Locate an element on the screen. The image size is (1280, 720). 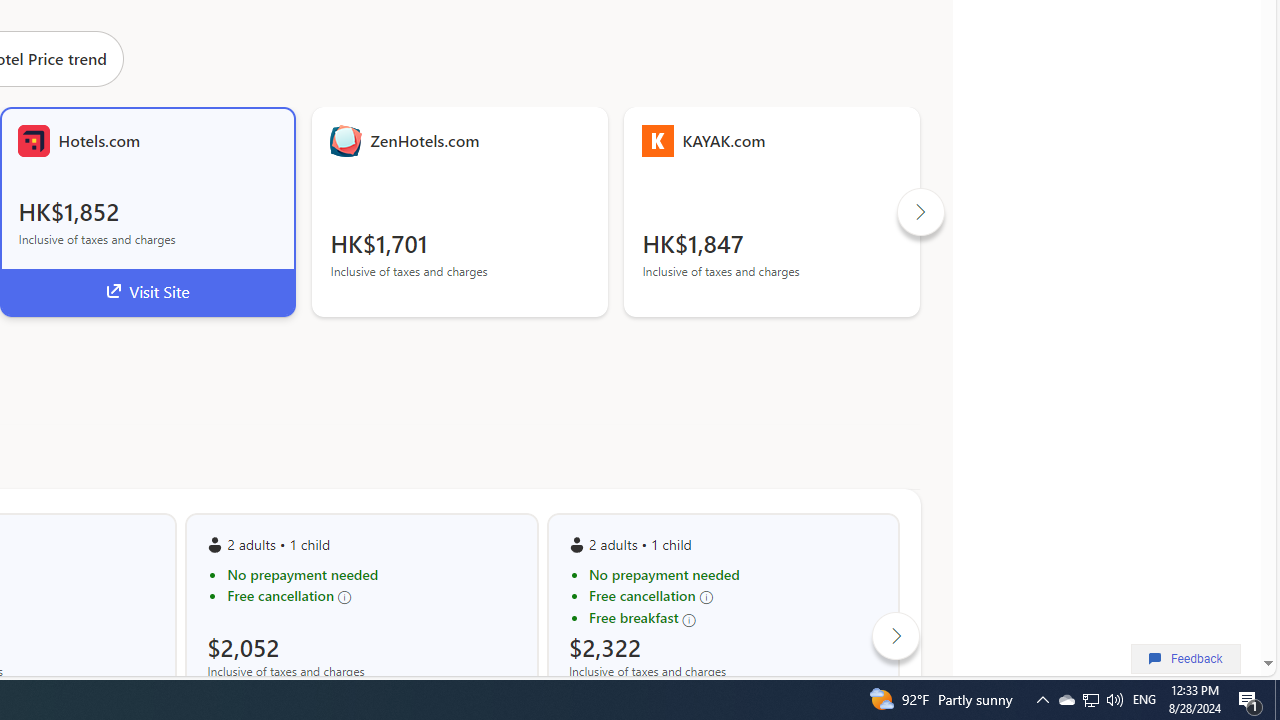
'Free breakfast' is located at coordinates (732, 618).